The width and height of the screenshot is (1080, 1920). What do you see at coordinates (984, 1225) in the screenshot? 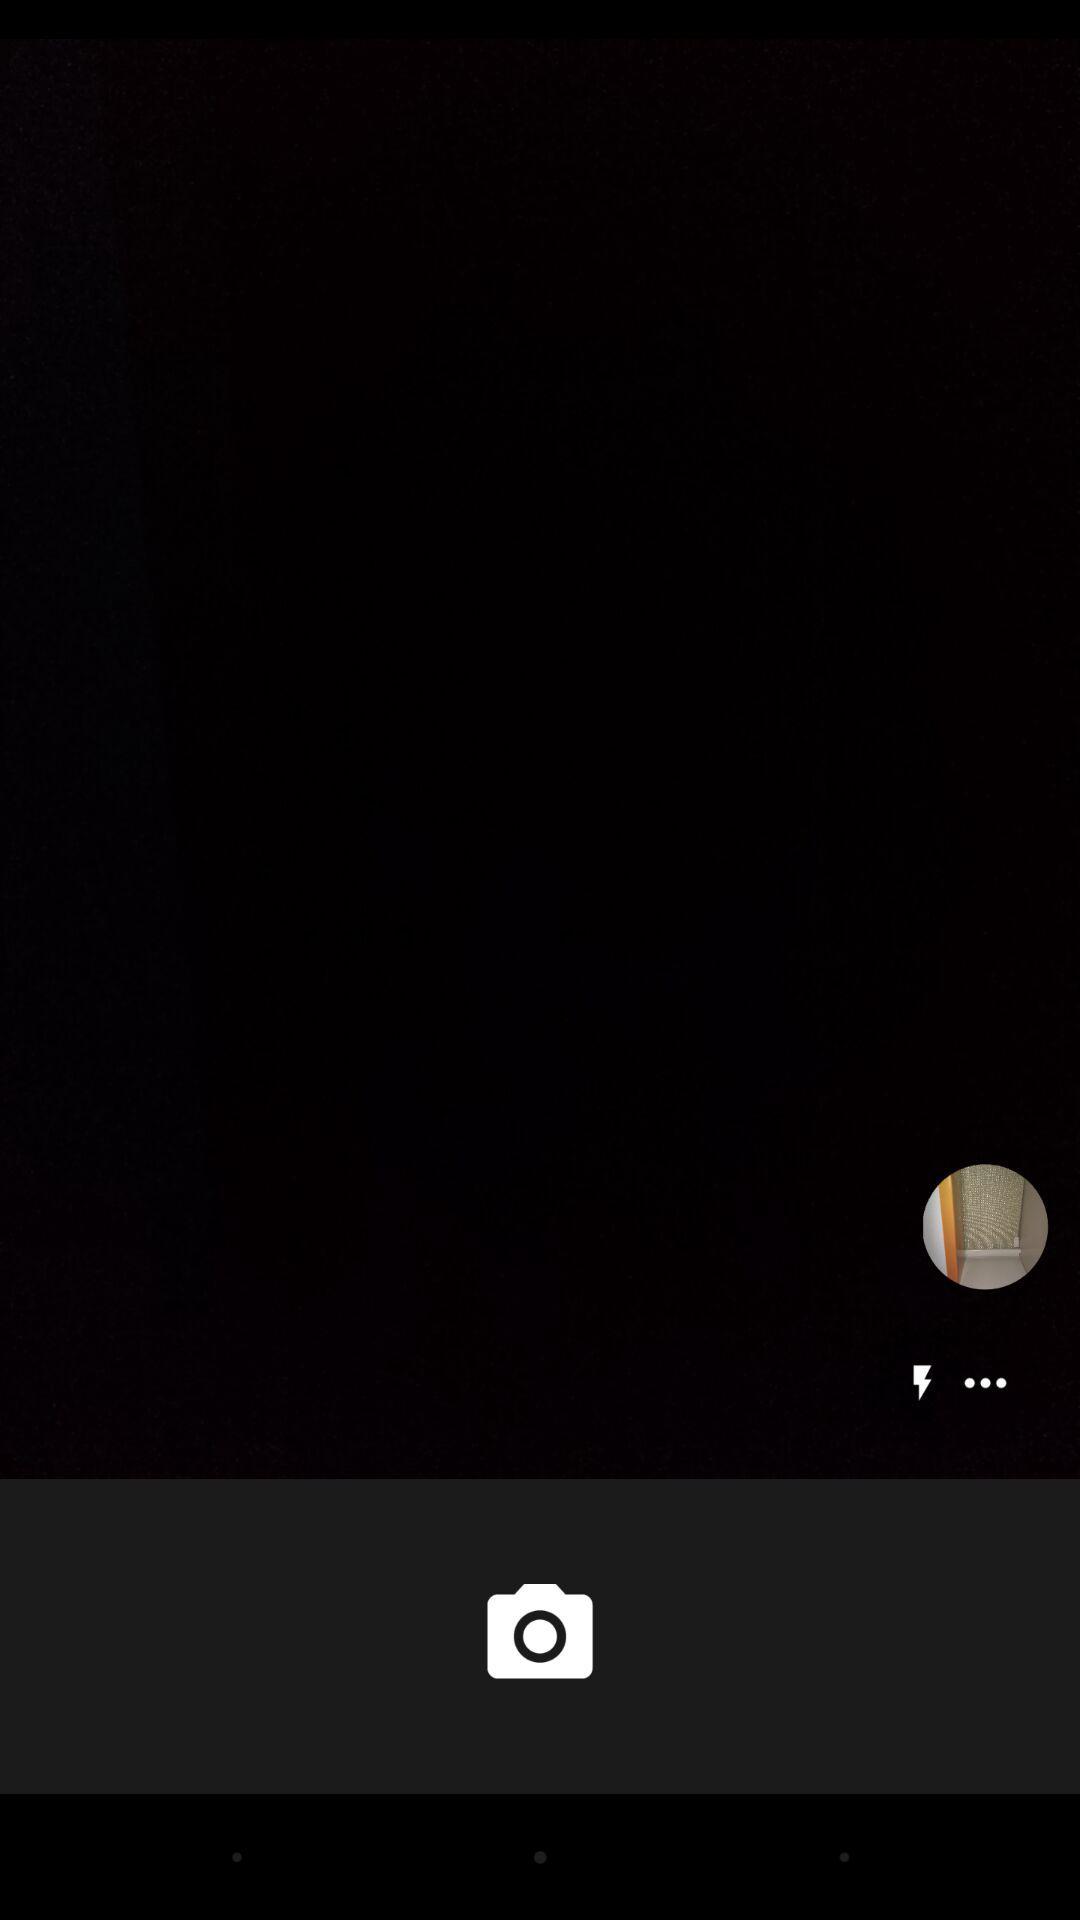
I see `the item on the right` at bounding box center [984, 1225].